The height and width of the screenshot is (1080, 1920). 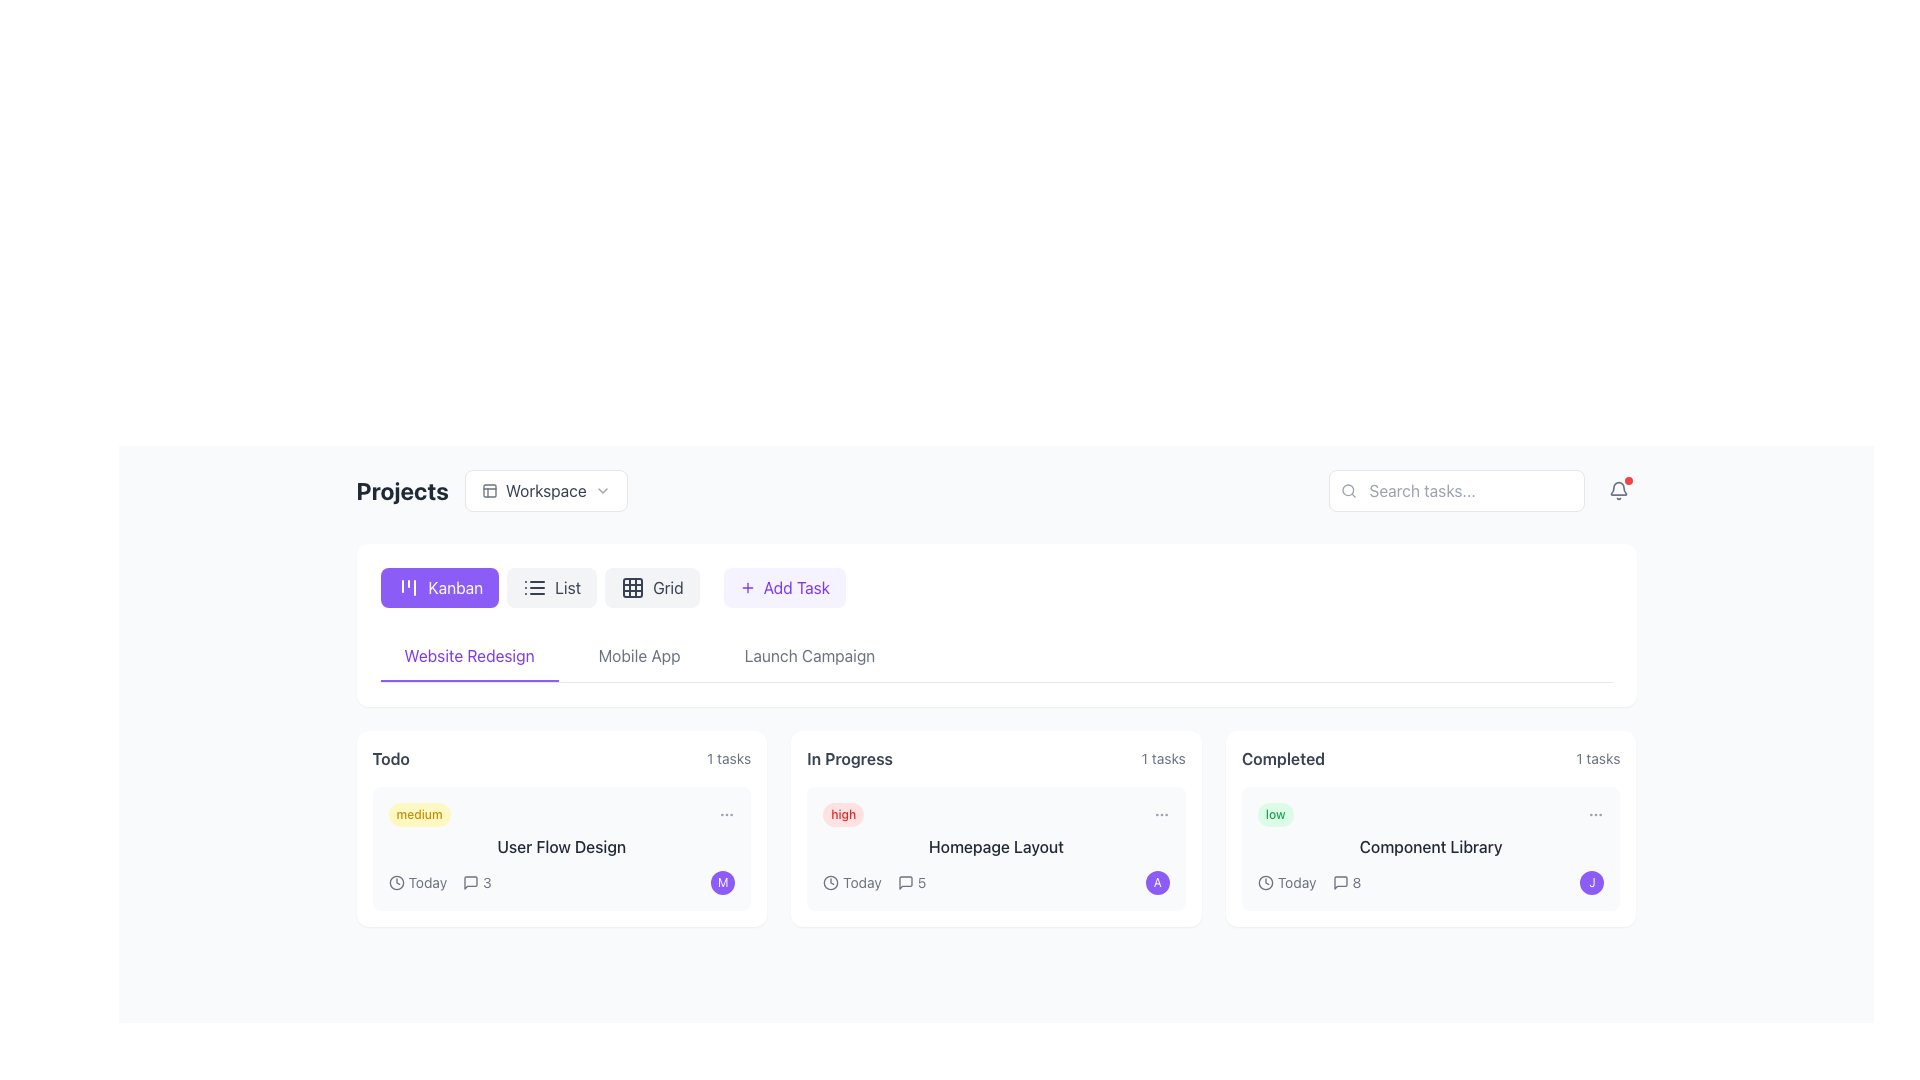 I want to click on the text label displaying '1 tasks' in small gray font located at the top-right corner of the 'Completed' section of the interface, so click(x=1597, y=759).